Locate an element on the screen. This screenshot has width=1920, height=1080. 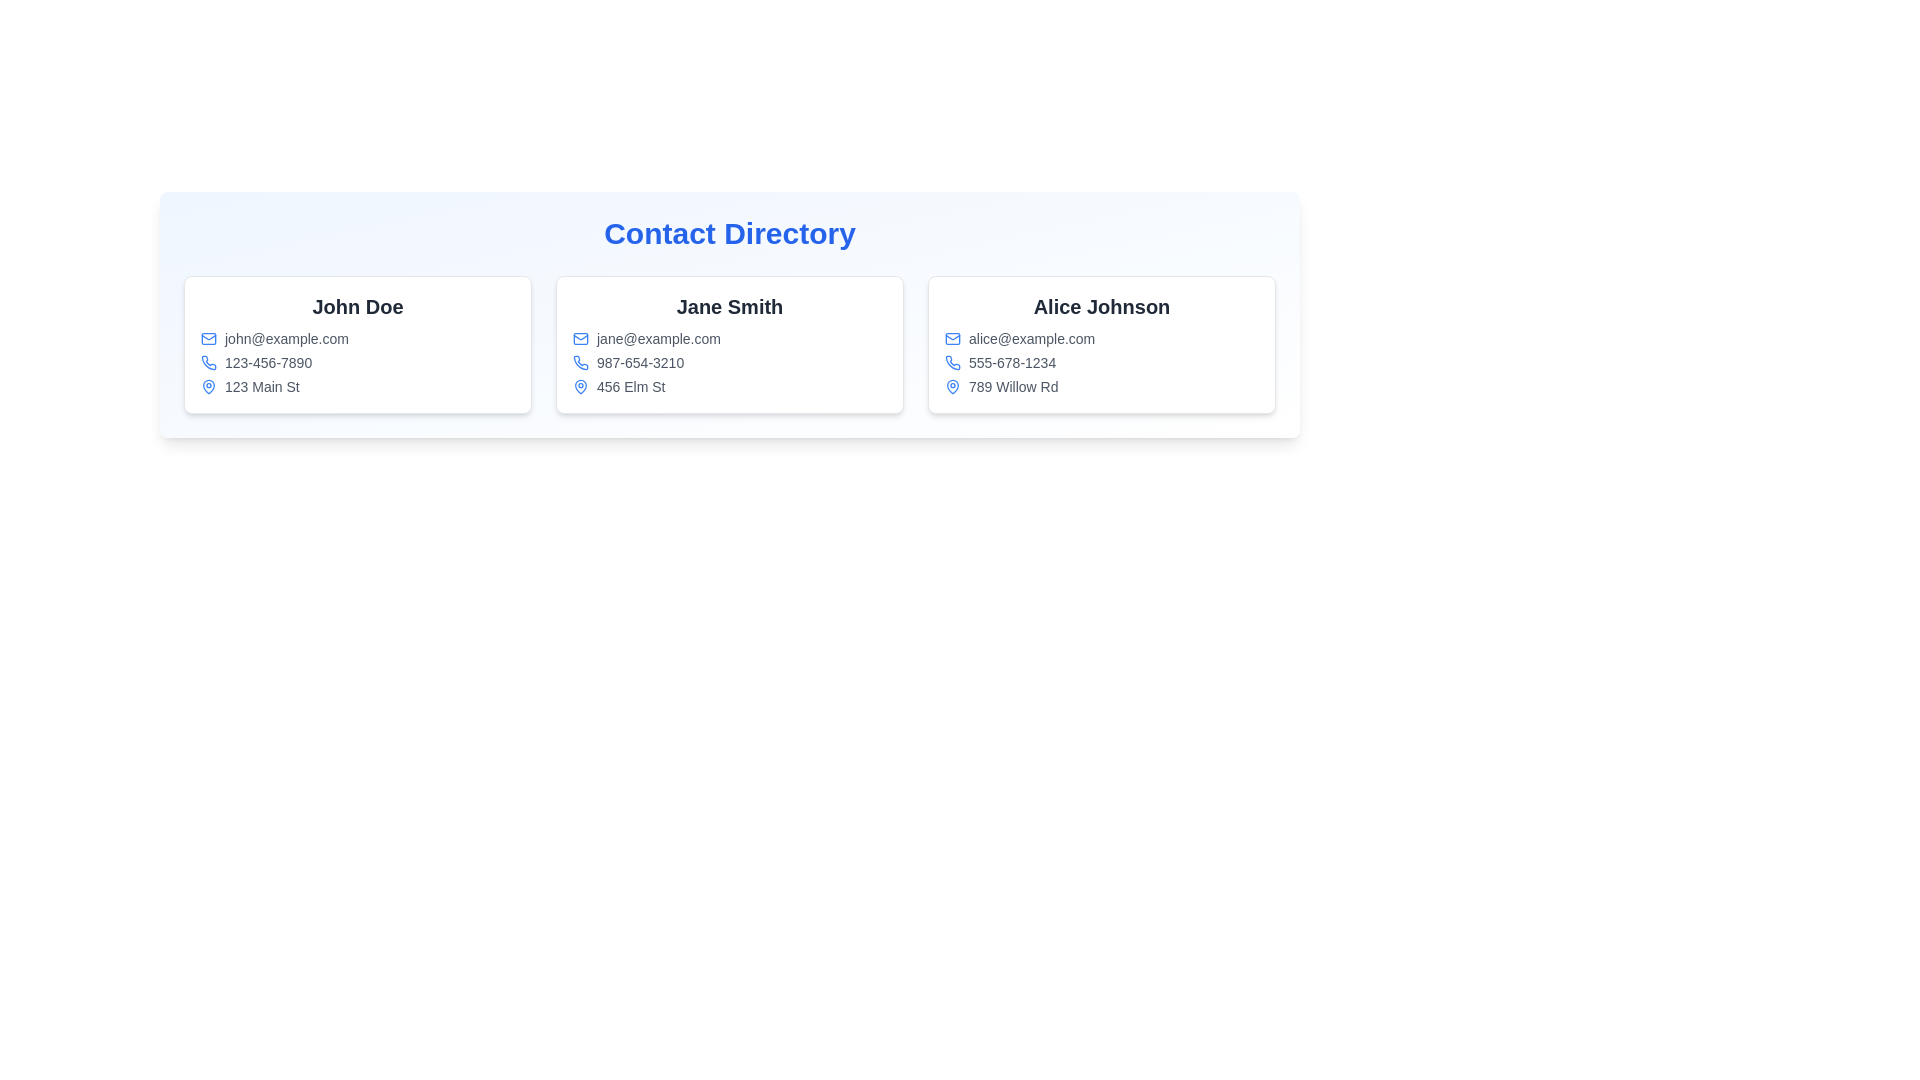
the mail icon graphical component in the first card labeled 'John Doe' within the 'Contact Directory' interface is located at coordinates (209, 338).